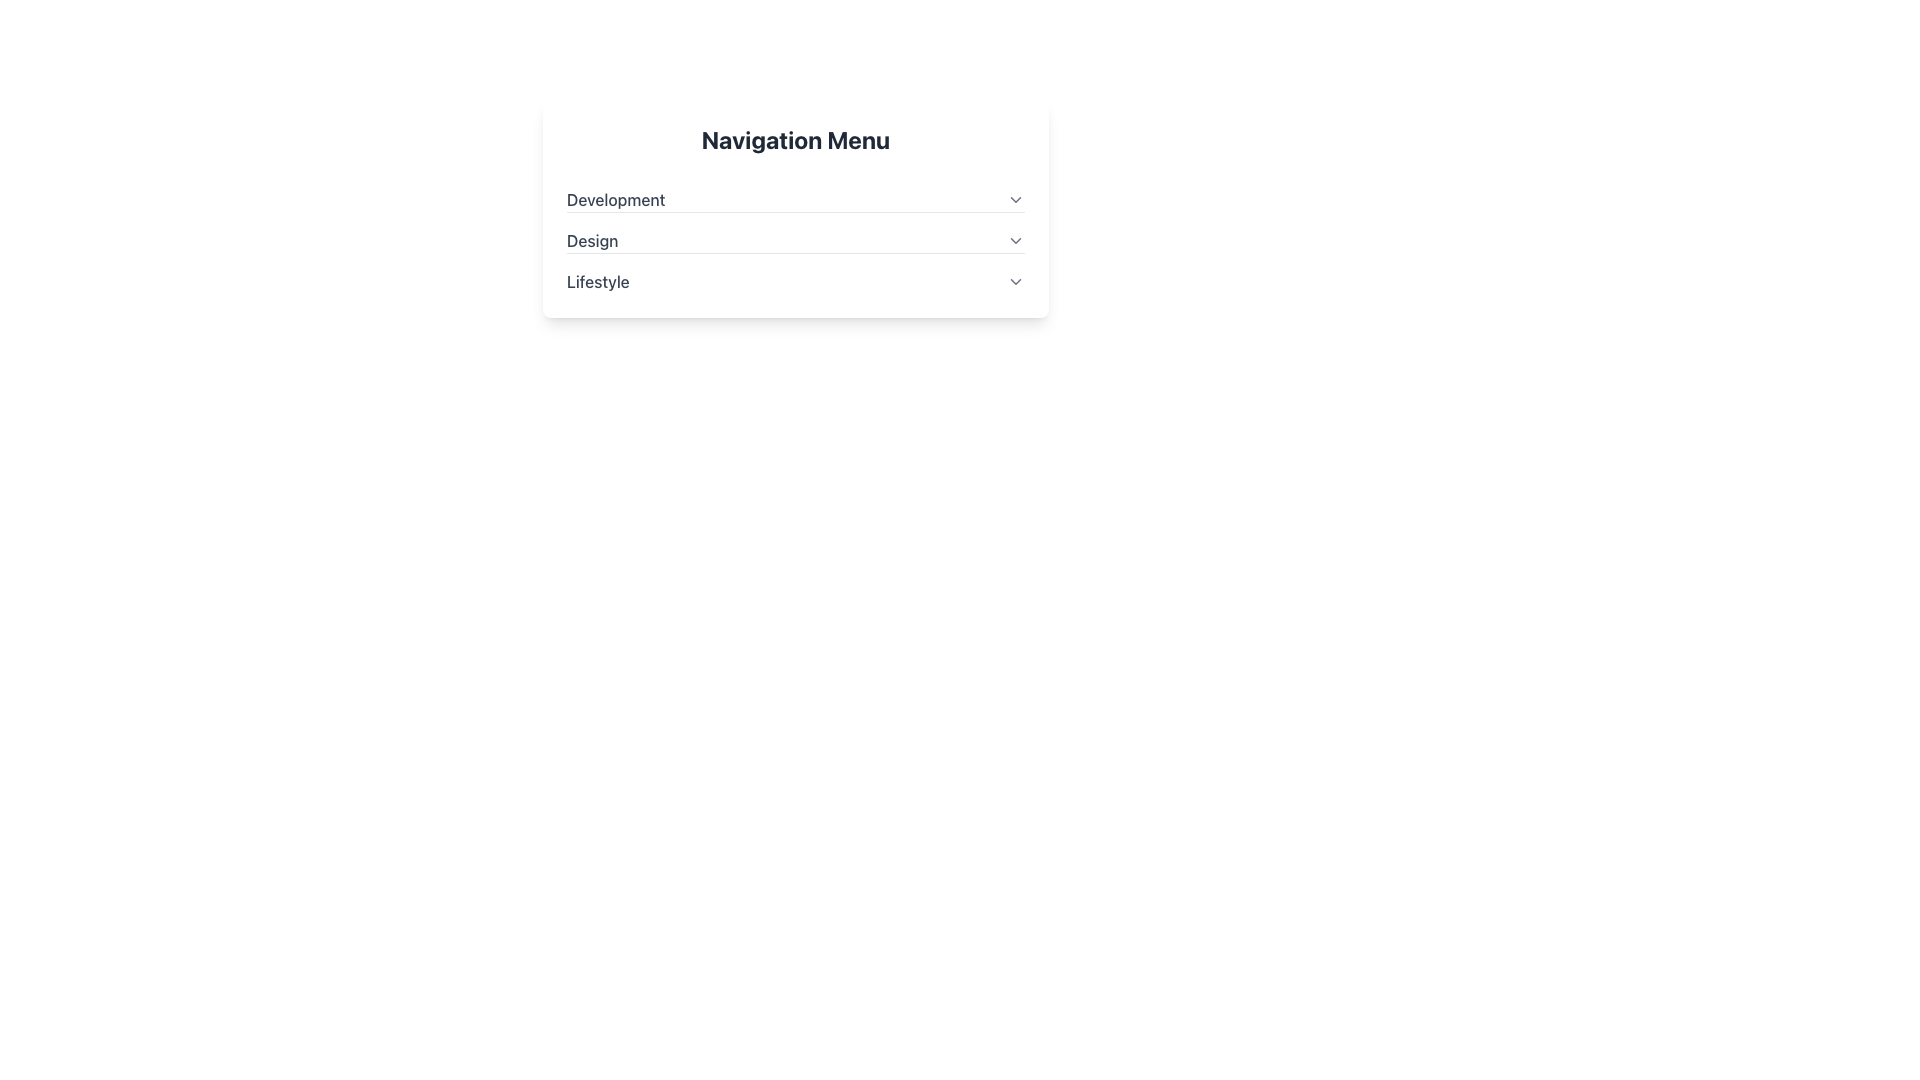  I want to click on the 'Development' dropdown trigger located below the 'Navigation Menu', so click(795, 200).